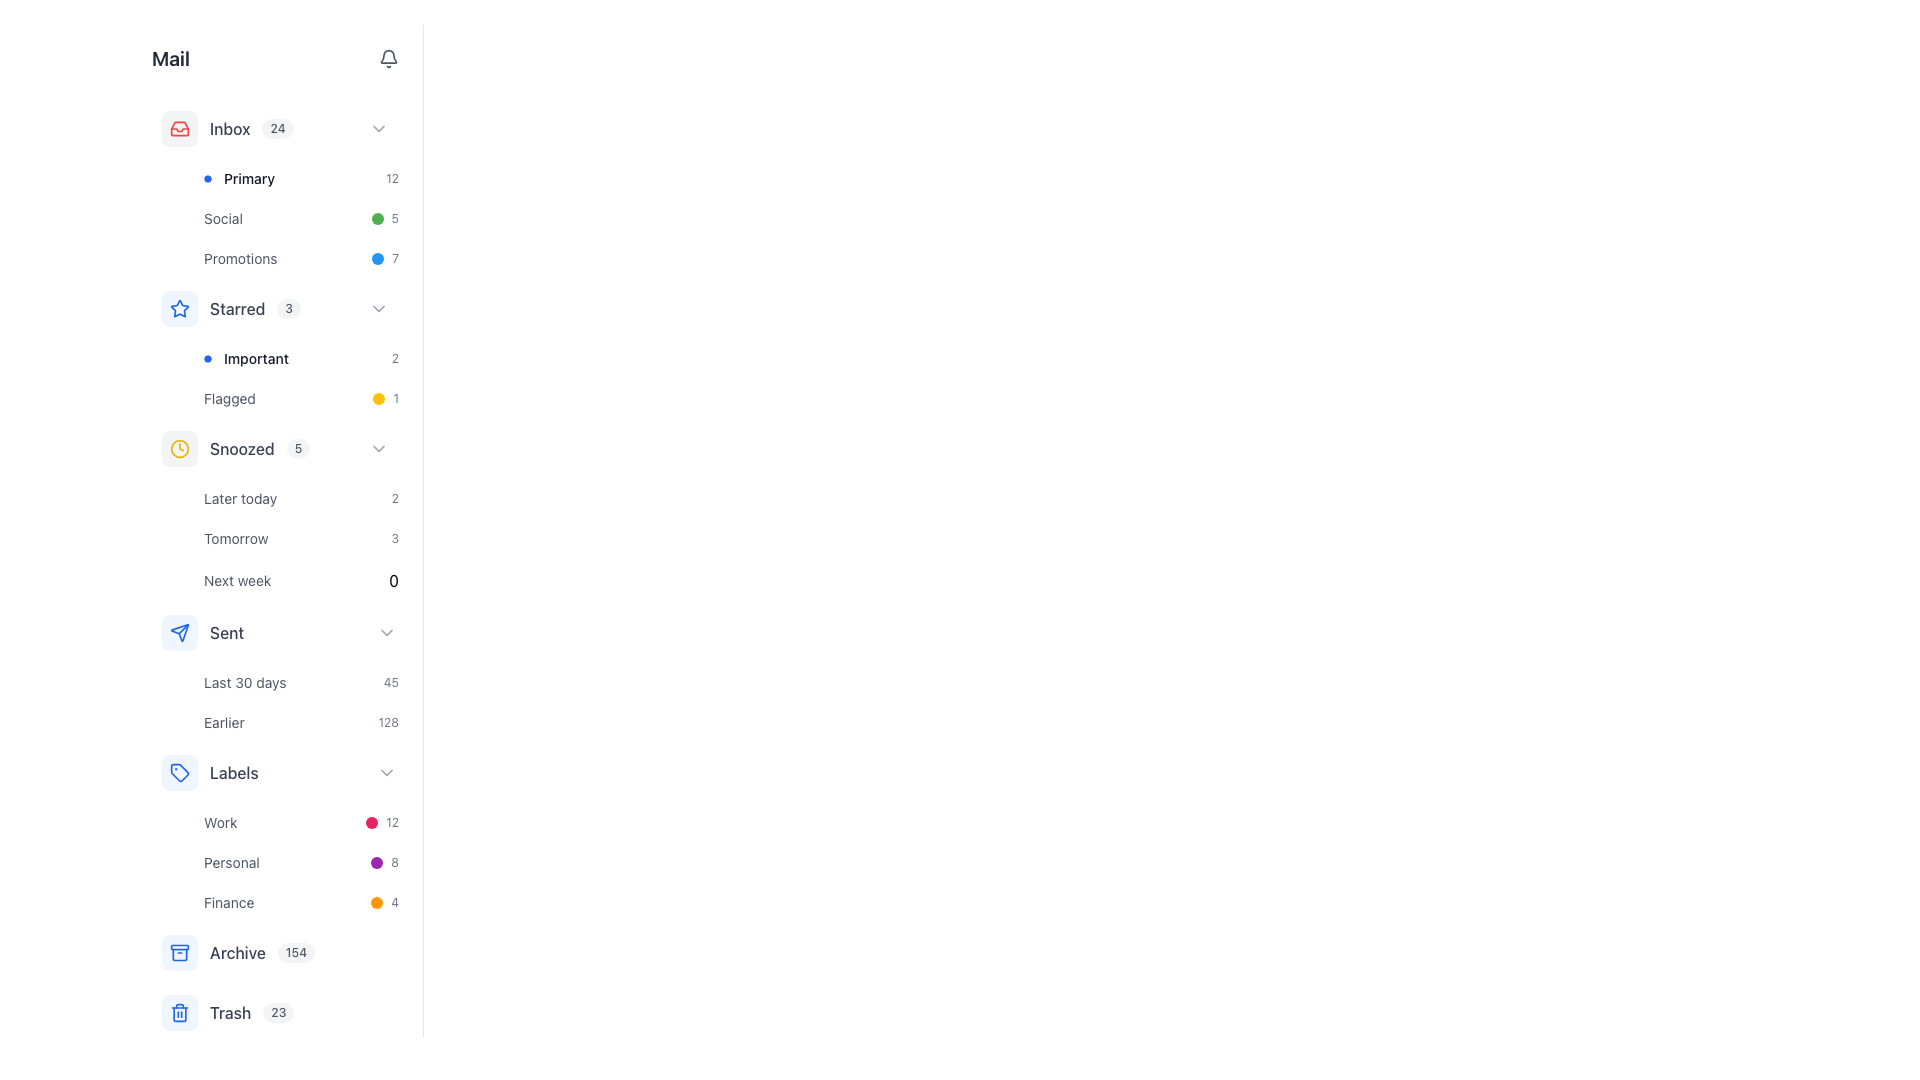  I want to click on the user's inbox element located in the left navigation panel under the 'Mail' header, so click(250, 128).